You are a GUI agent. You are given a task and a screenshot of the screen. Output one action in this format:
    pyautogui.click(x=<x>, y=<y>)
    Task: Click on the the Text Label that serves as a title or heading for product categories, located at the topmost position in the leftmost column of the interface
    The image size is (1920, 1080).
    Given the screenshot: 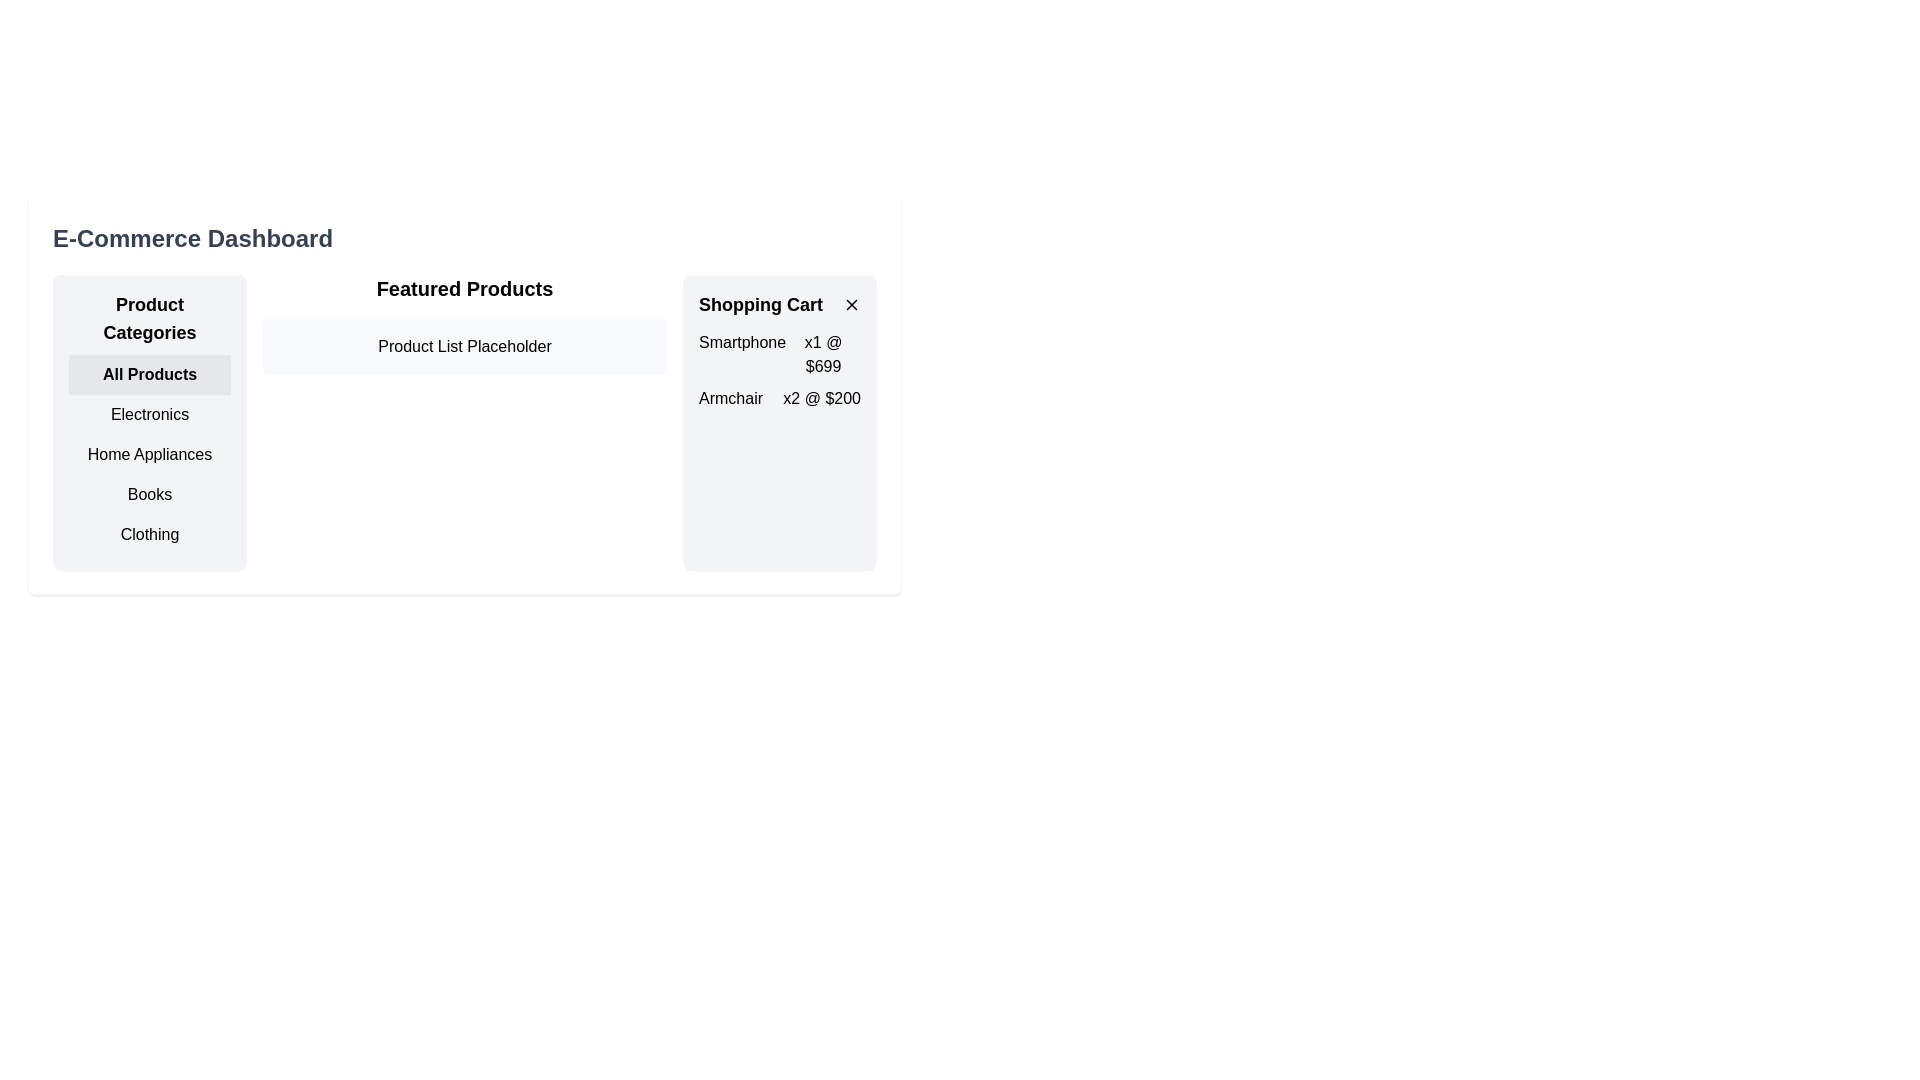 What is the action you would take?
    pyautogui.click(x=148, y=318)
    